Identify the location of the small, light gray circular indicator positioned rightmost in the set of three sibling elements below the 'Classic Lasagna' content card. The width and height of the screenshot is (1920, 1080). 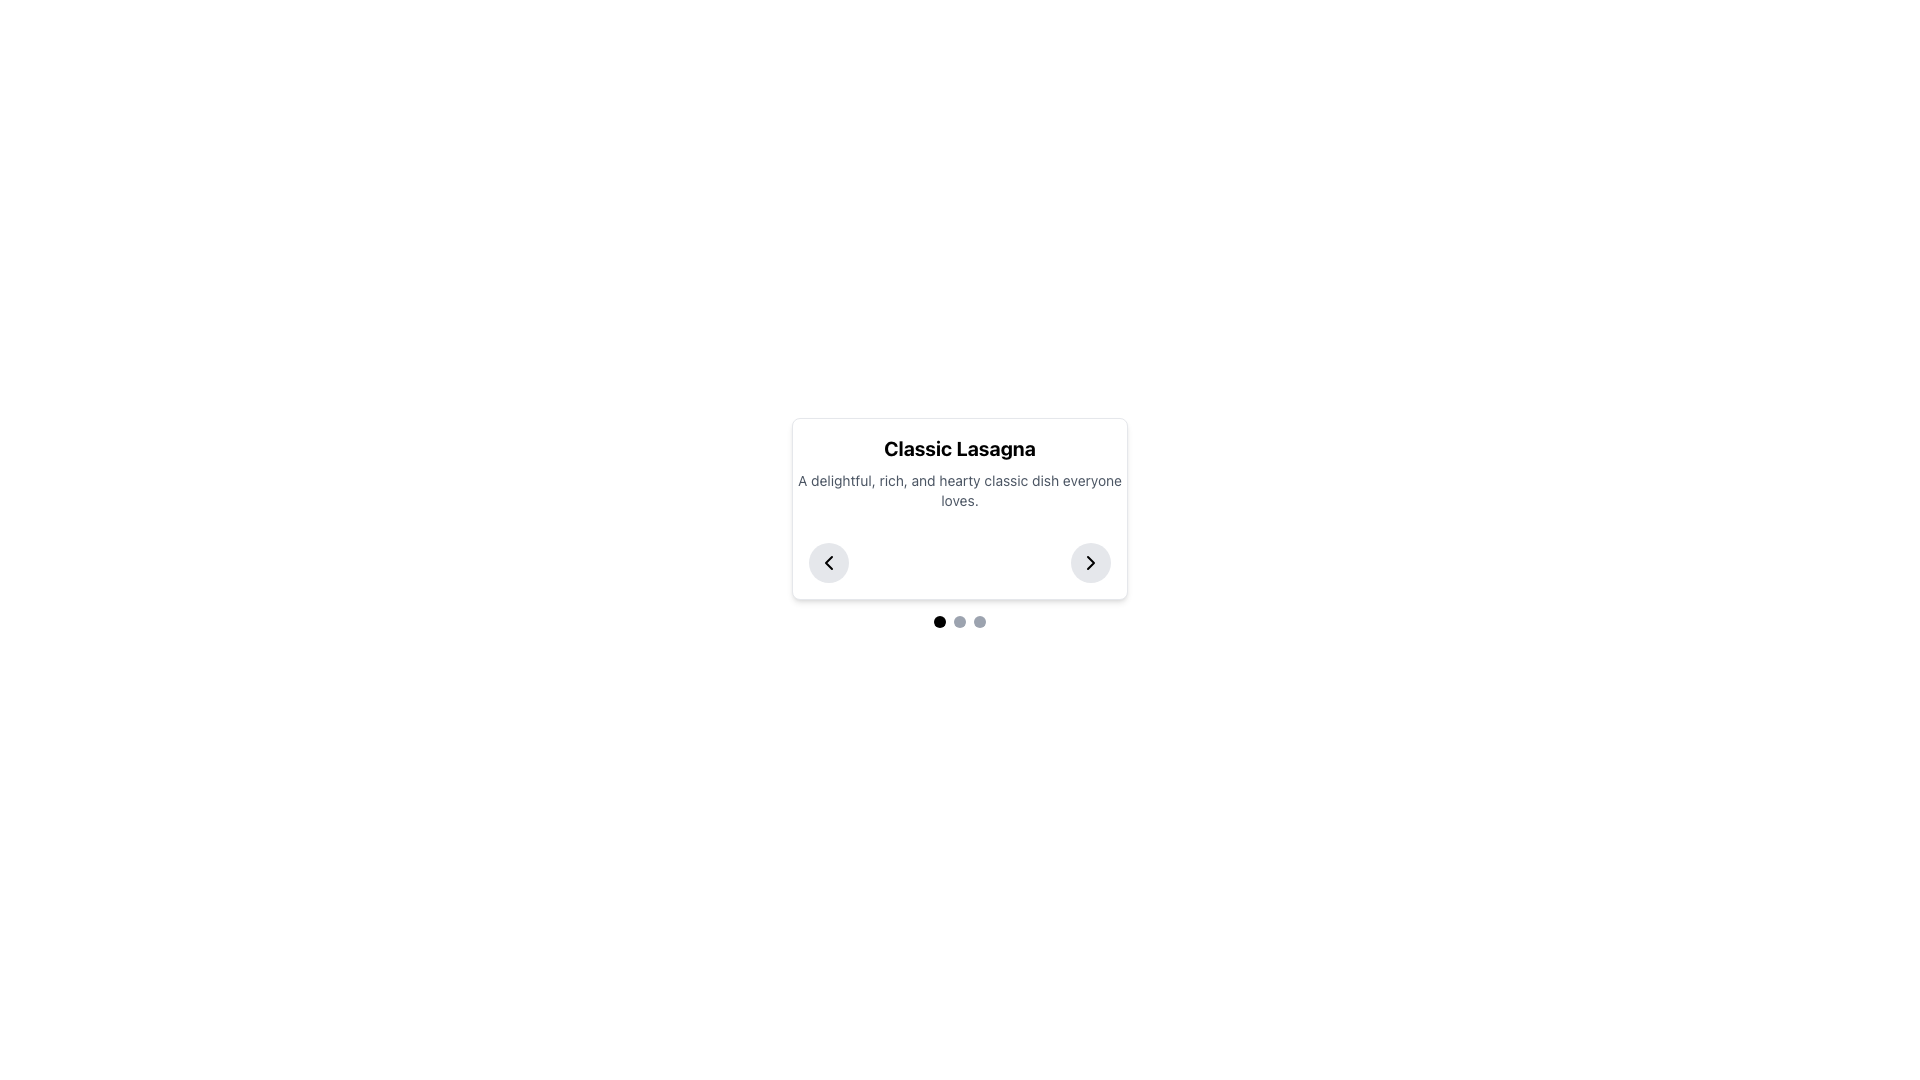
(979, 620).